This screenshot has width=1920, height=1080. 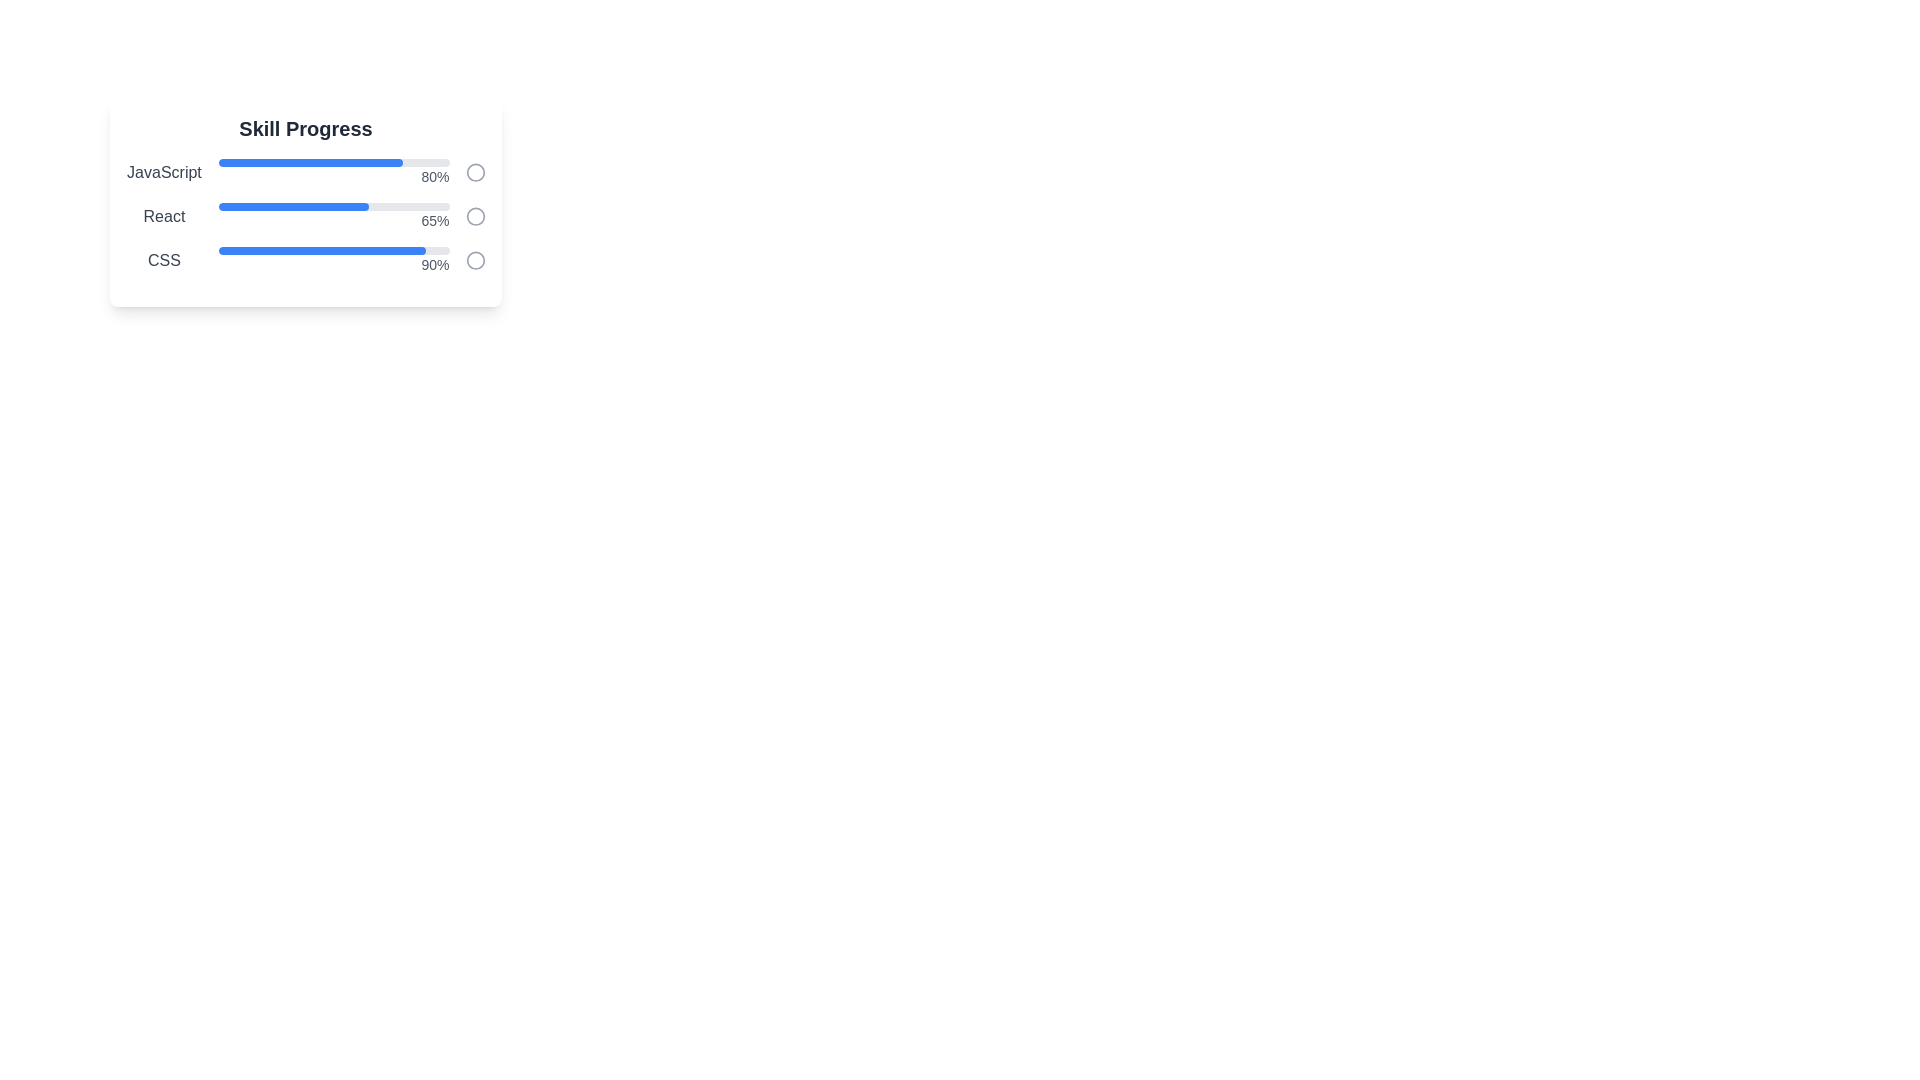 I want to click on the third progress bar in the vertical list of skill progress indicators, located under the 'CSS' label, which shows a 90% completion, so click(x=334, y=249).